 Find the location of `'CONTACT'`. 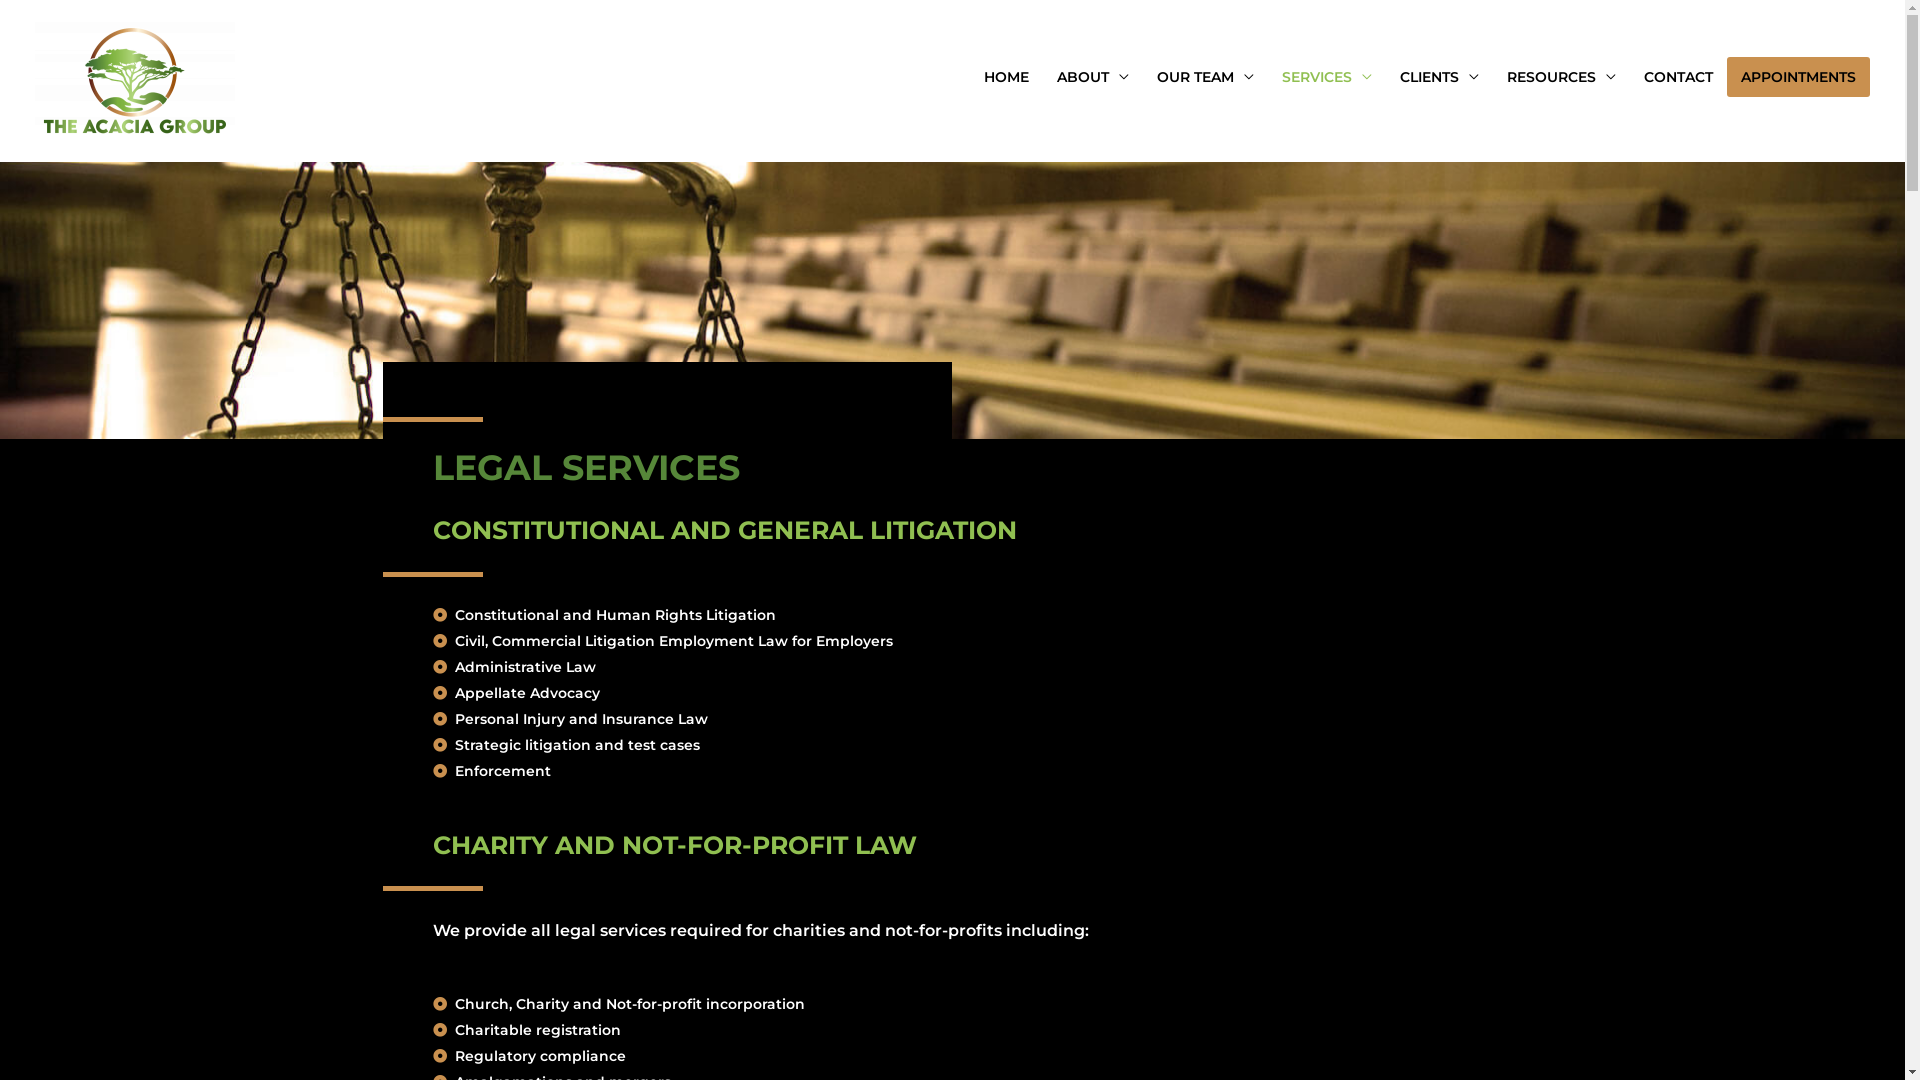

'CONTACT' is located at coordinates (1678, 76).